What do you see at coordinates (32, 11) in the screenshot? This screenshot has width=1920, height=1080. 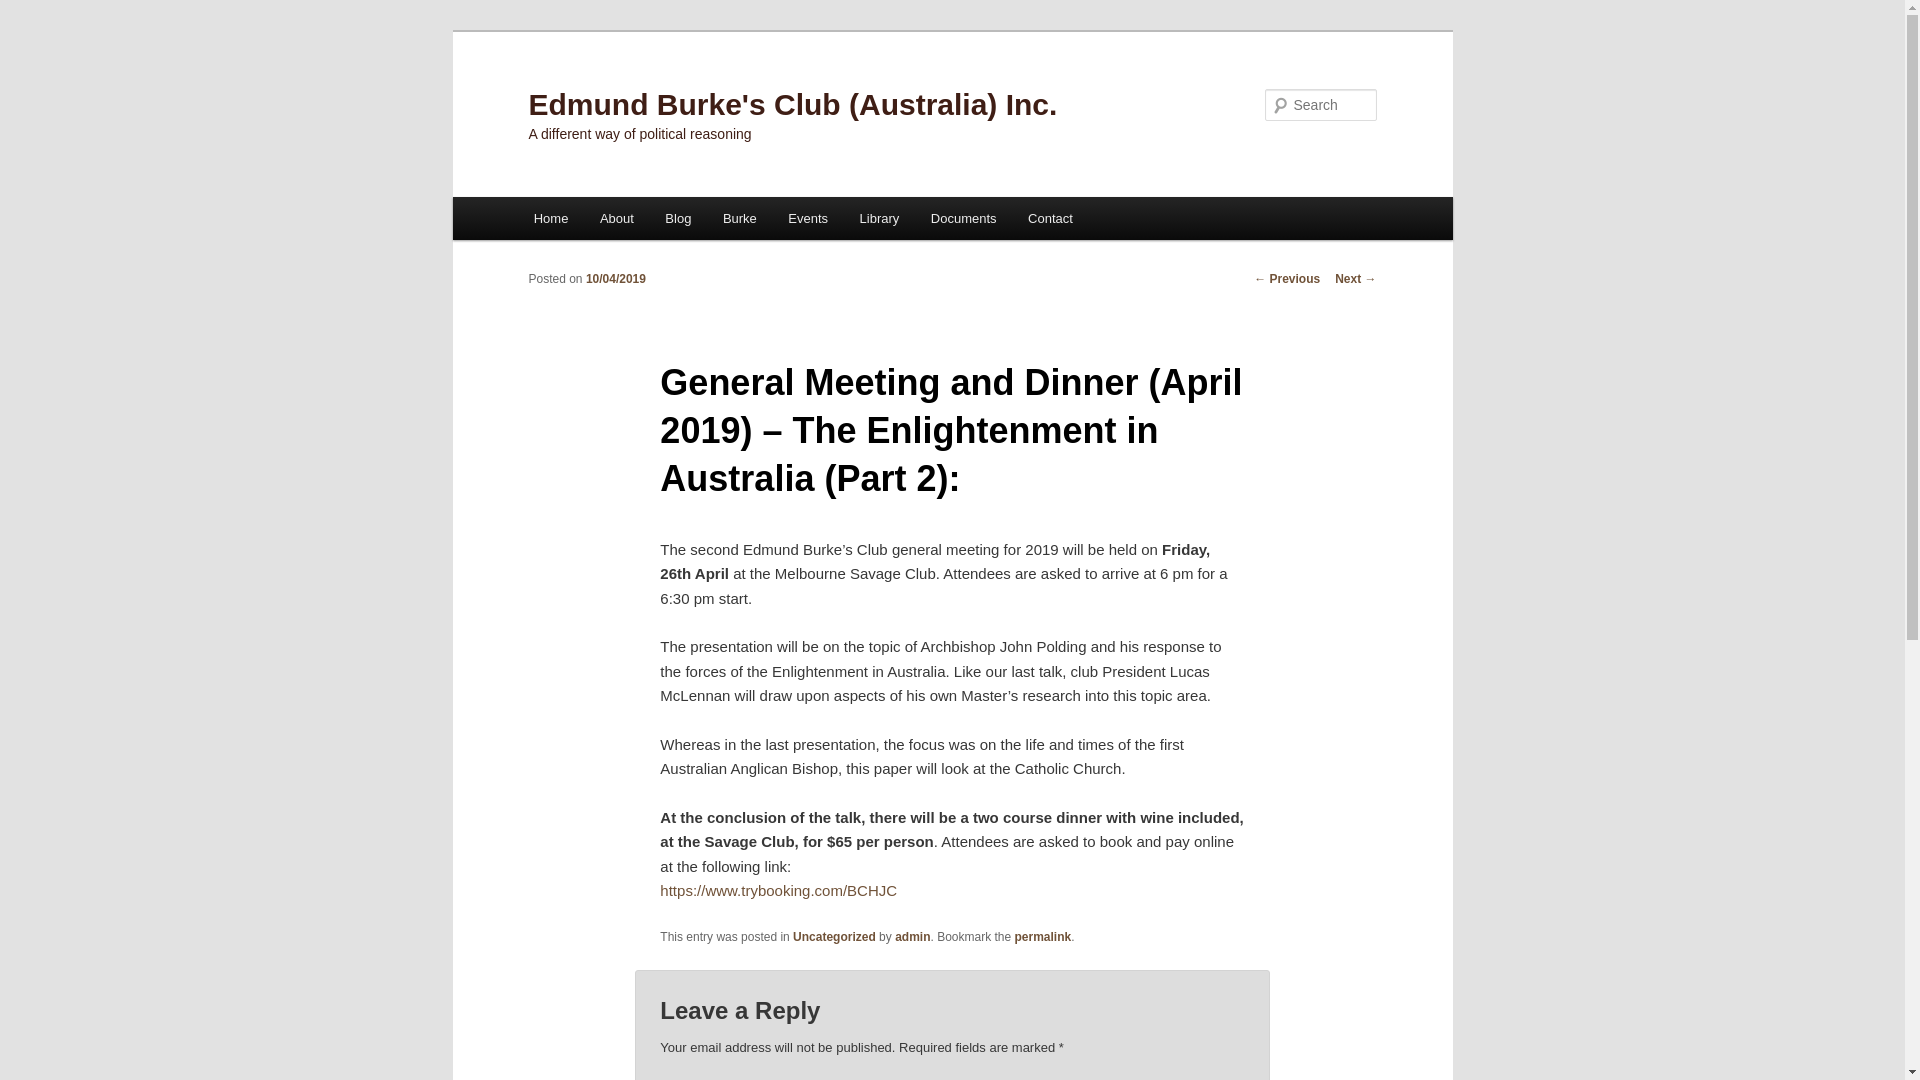 I see `'Search'` at bounding box center [32, 11].